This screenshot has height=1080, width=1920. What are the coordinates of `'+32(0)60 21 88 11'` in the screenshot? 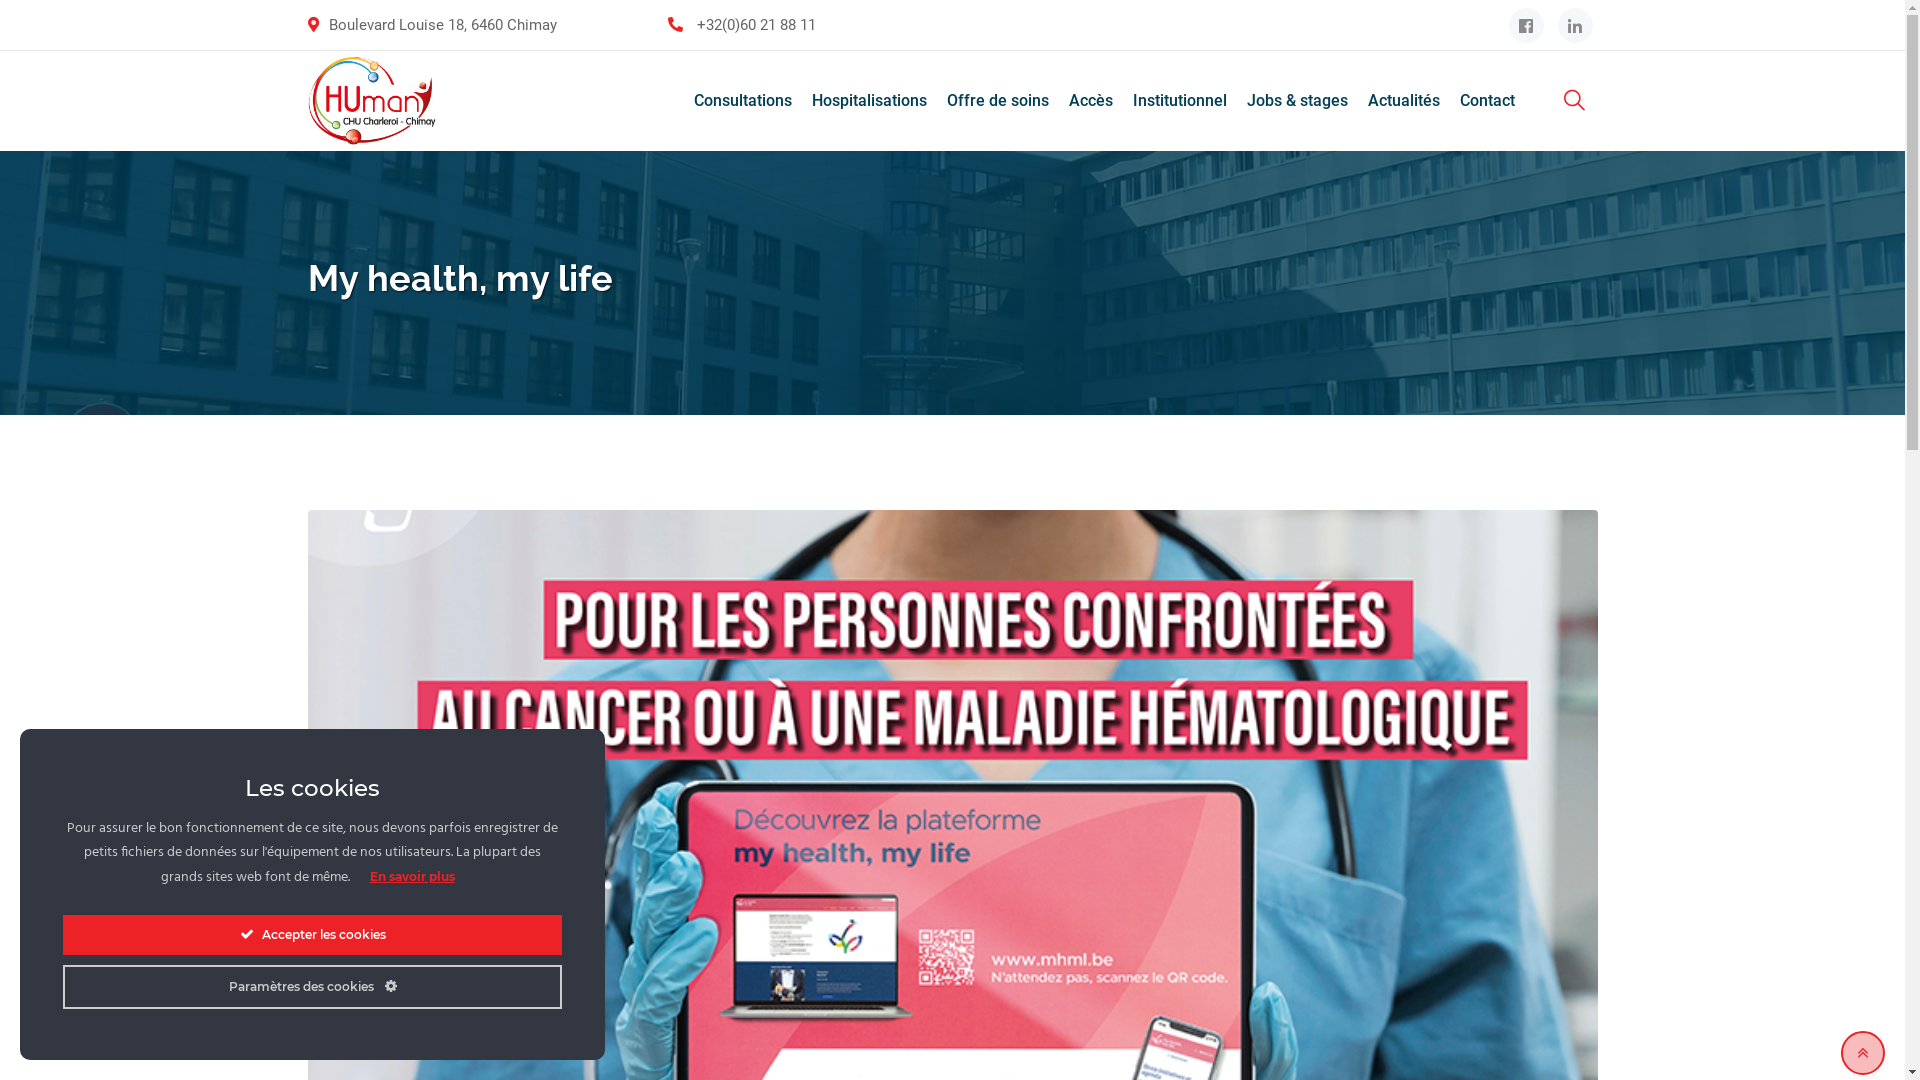 It's located at (754, 24).